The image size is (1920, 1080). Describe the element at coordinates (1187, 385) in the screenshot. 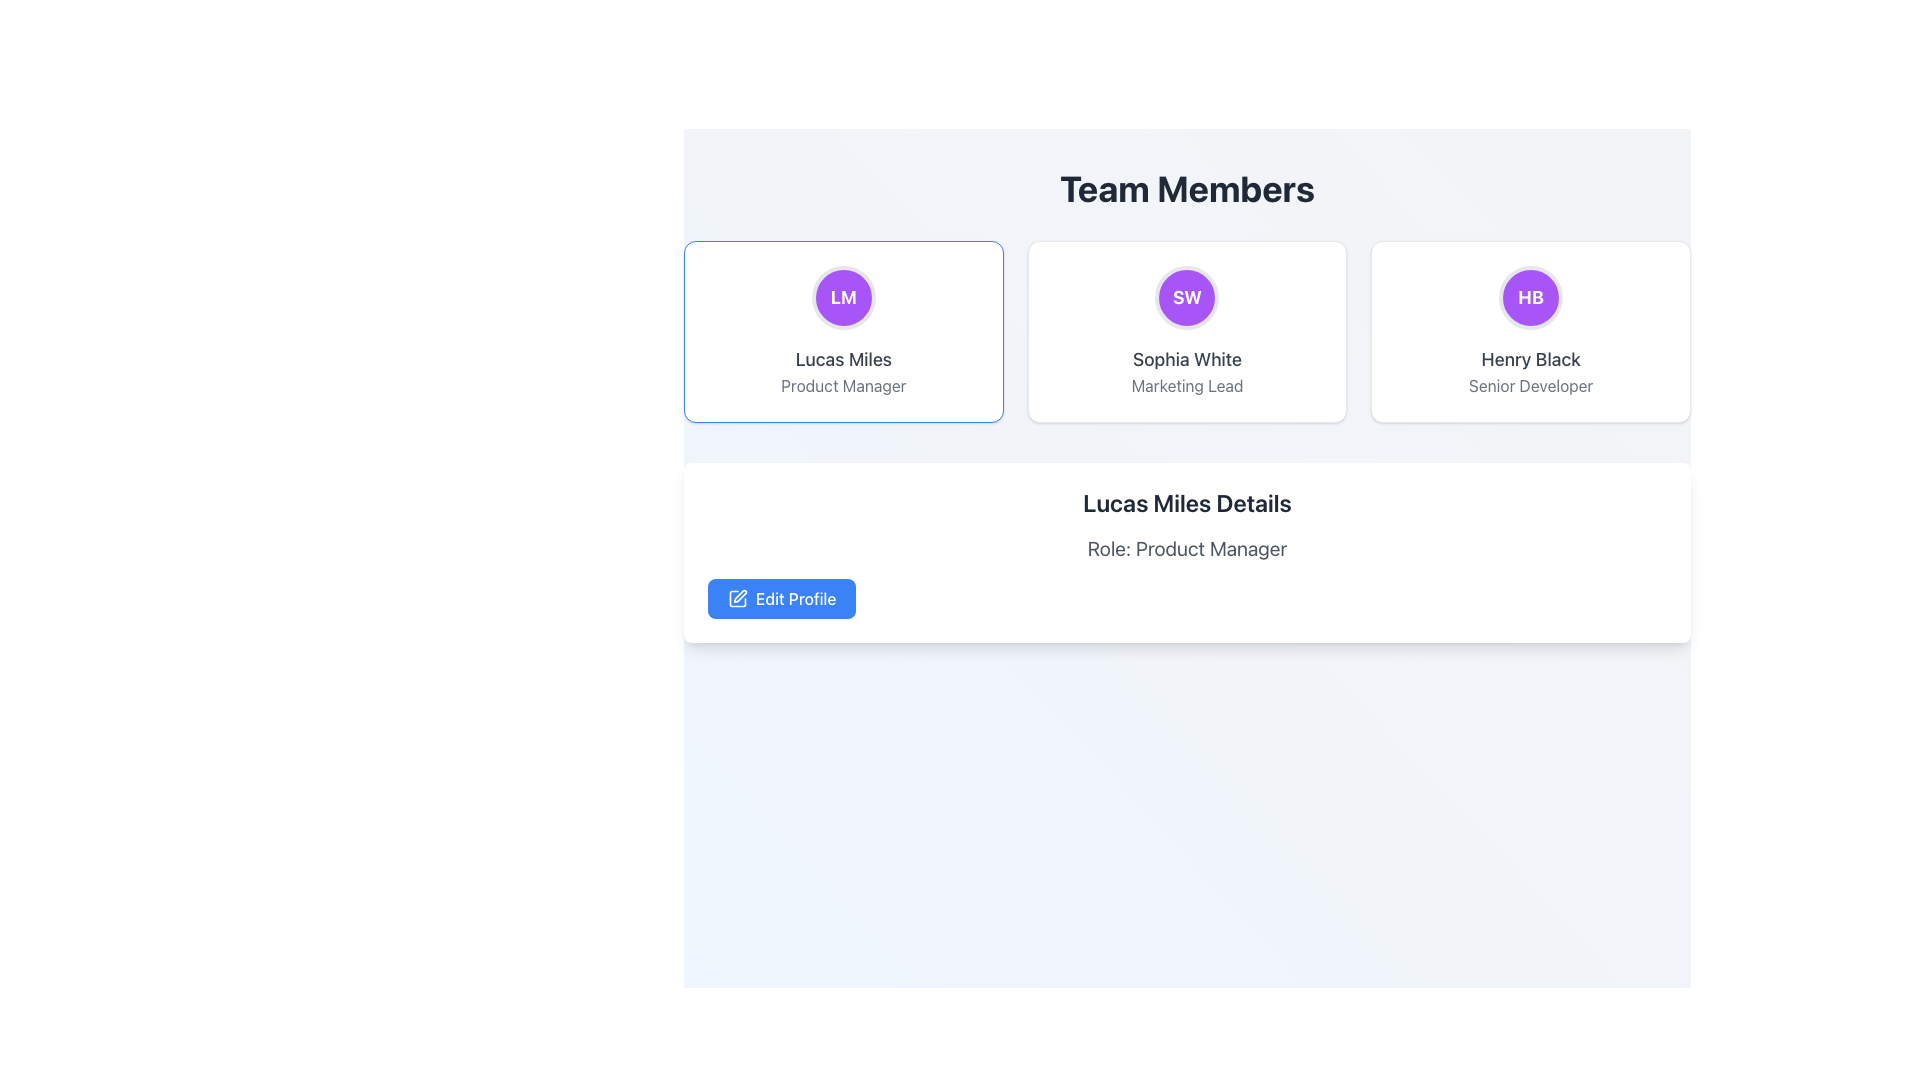

I see `the text label displaying 'Marketing Lead' which is styled in a small, gray font and located below 'Sophia White' in the middle card of the 'Team Members' section` at that location.